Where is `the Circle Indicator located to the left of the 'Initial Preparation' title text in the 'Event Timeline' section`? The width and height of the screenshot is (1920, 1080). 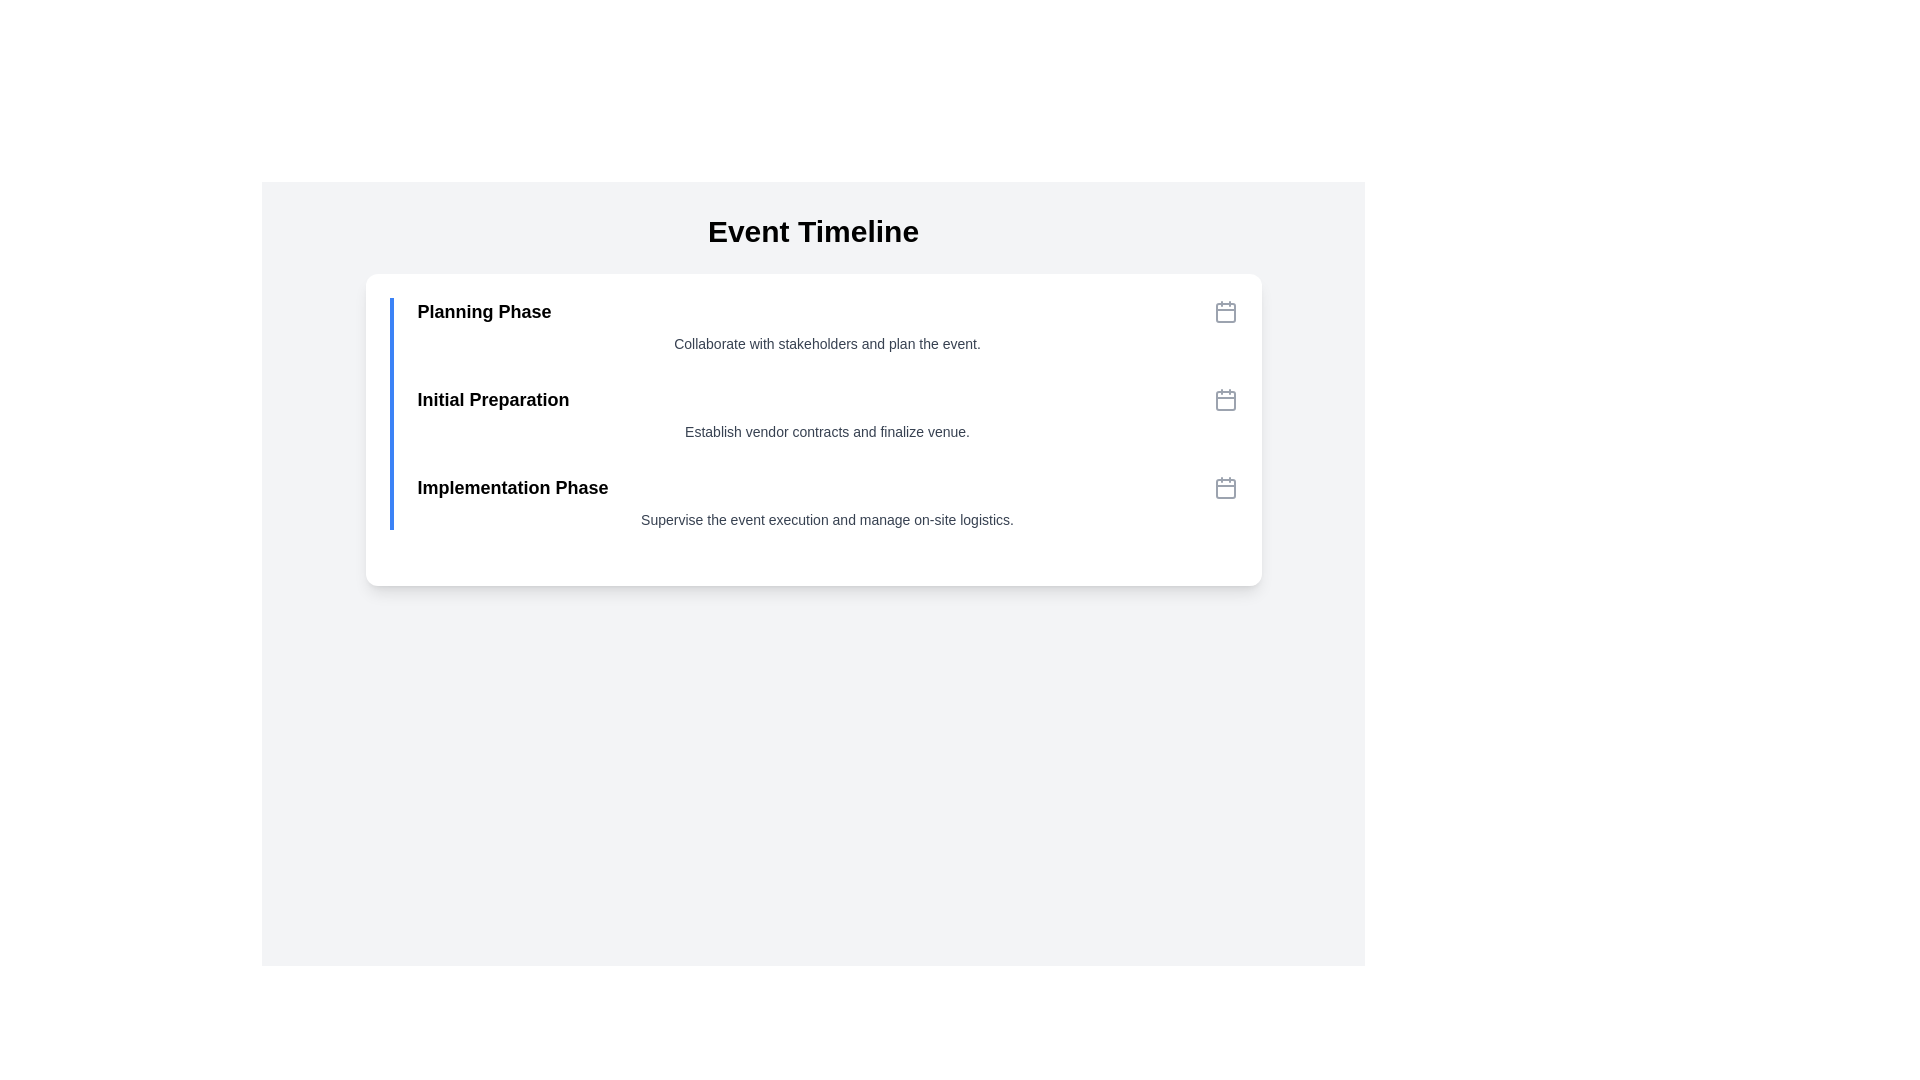
the Circle Indicator located to the left of the 'Initial Preparation' title text in the 'Event Timeline' section is located at coordinates (393, 393).